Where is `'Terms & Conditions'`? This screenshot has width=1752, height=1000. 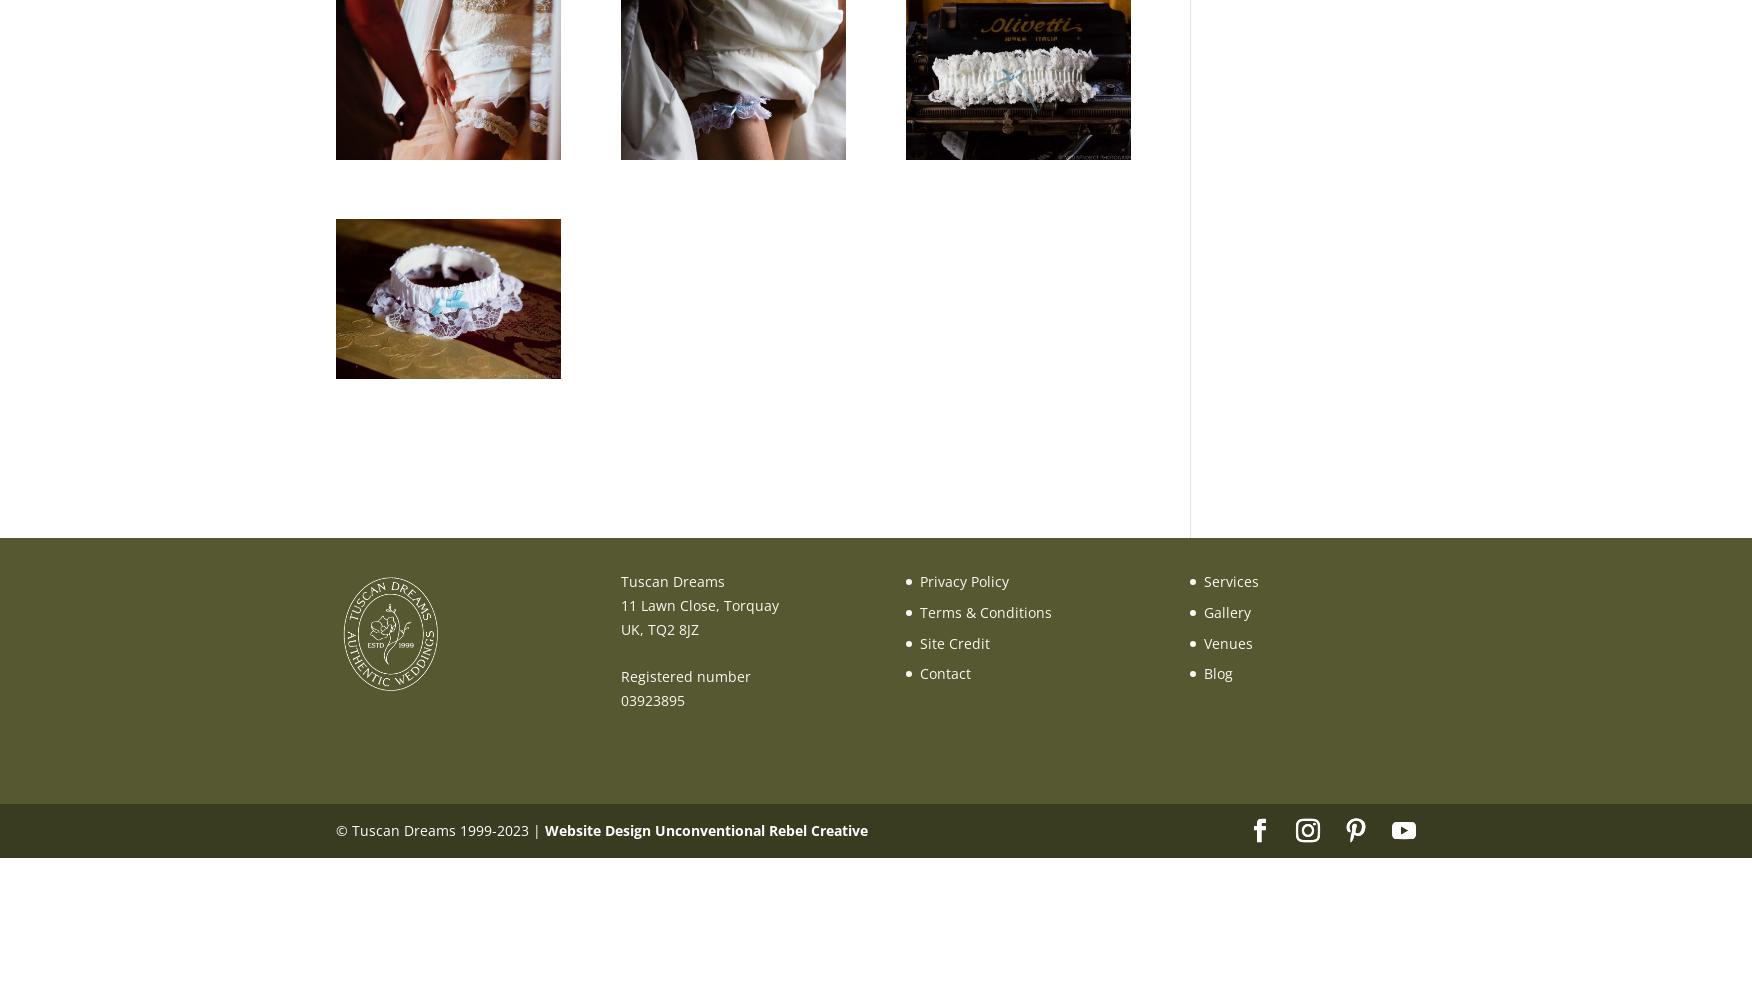
'Terms & Conditions' is located at coordinates (983, 610).